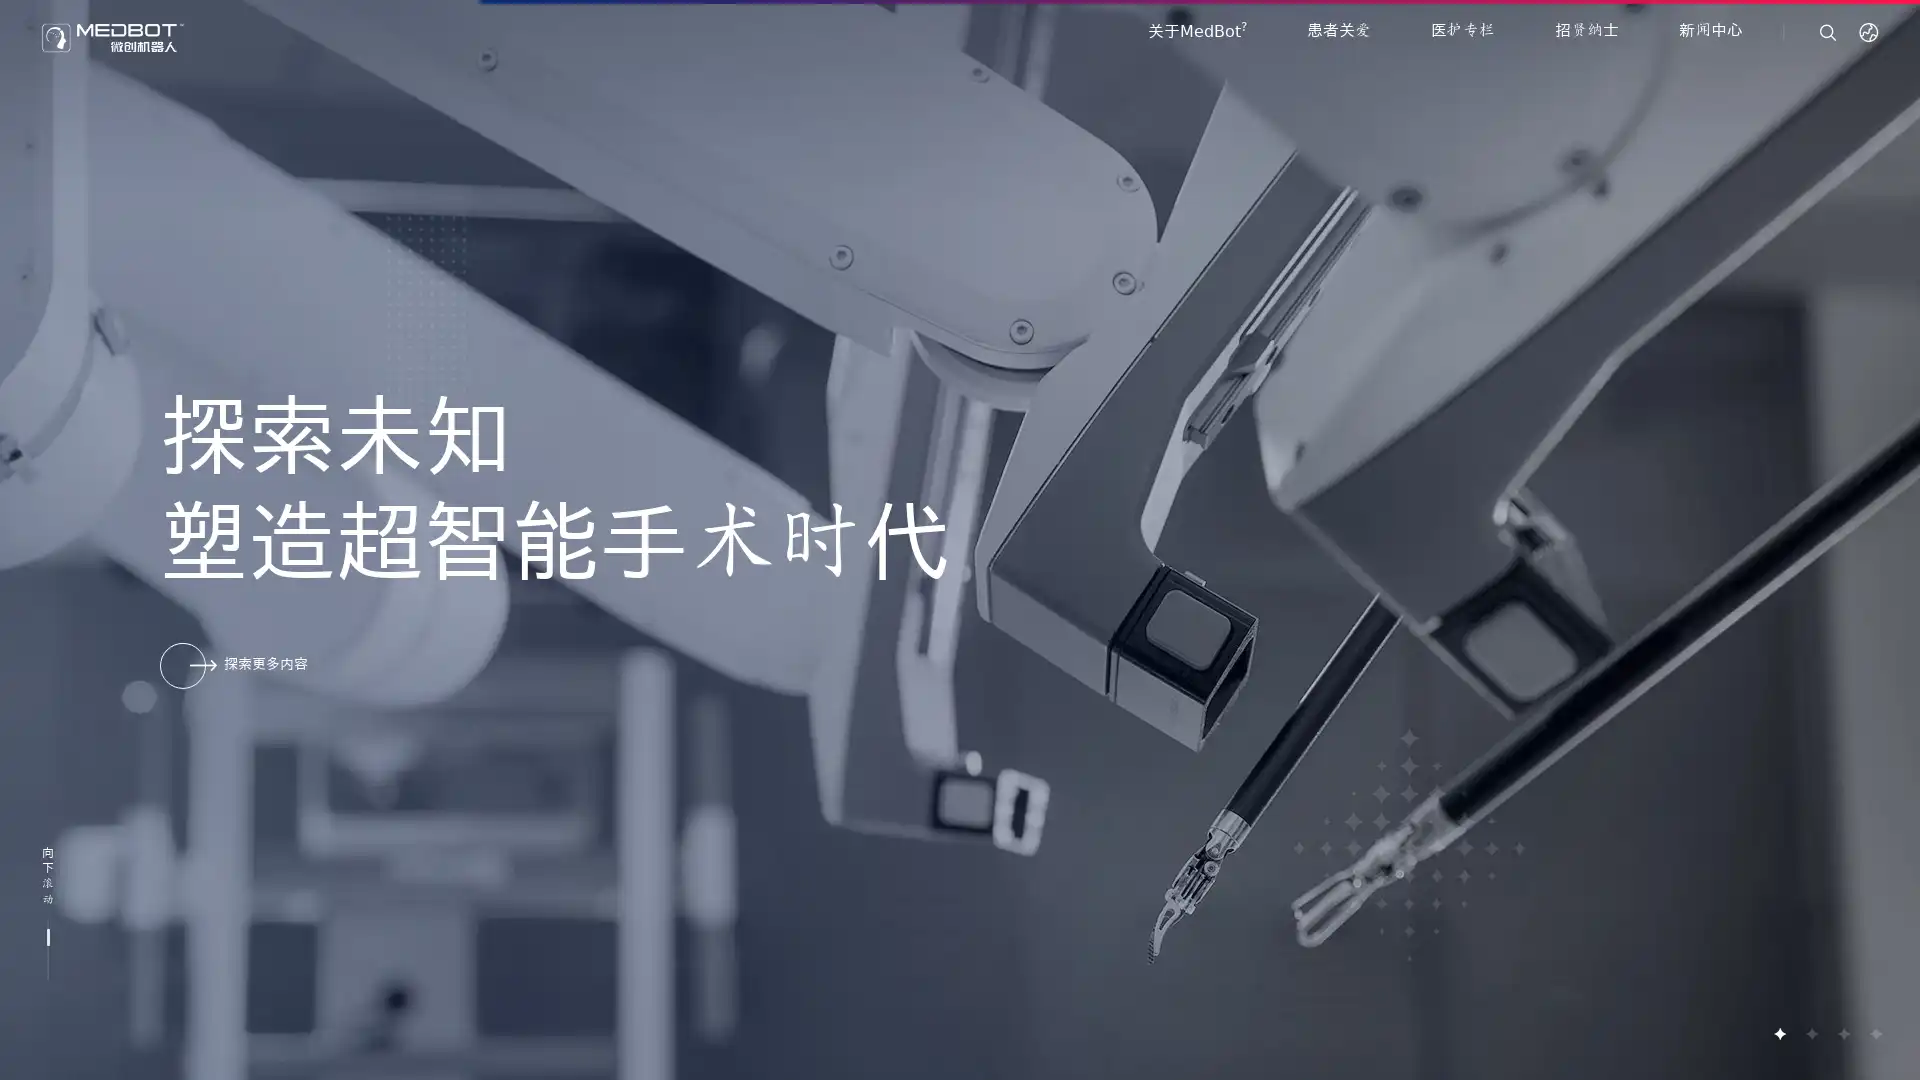 The height and width of the screenshot is (1080, 1920). Describe the element at coordinates (1842, 1033) in the screenshot. I see `Go to slide 3` at that location.